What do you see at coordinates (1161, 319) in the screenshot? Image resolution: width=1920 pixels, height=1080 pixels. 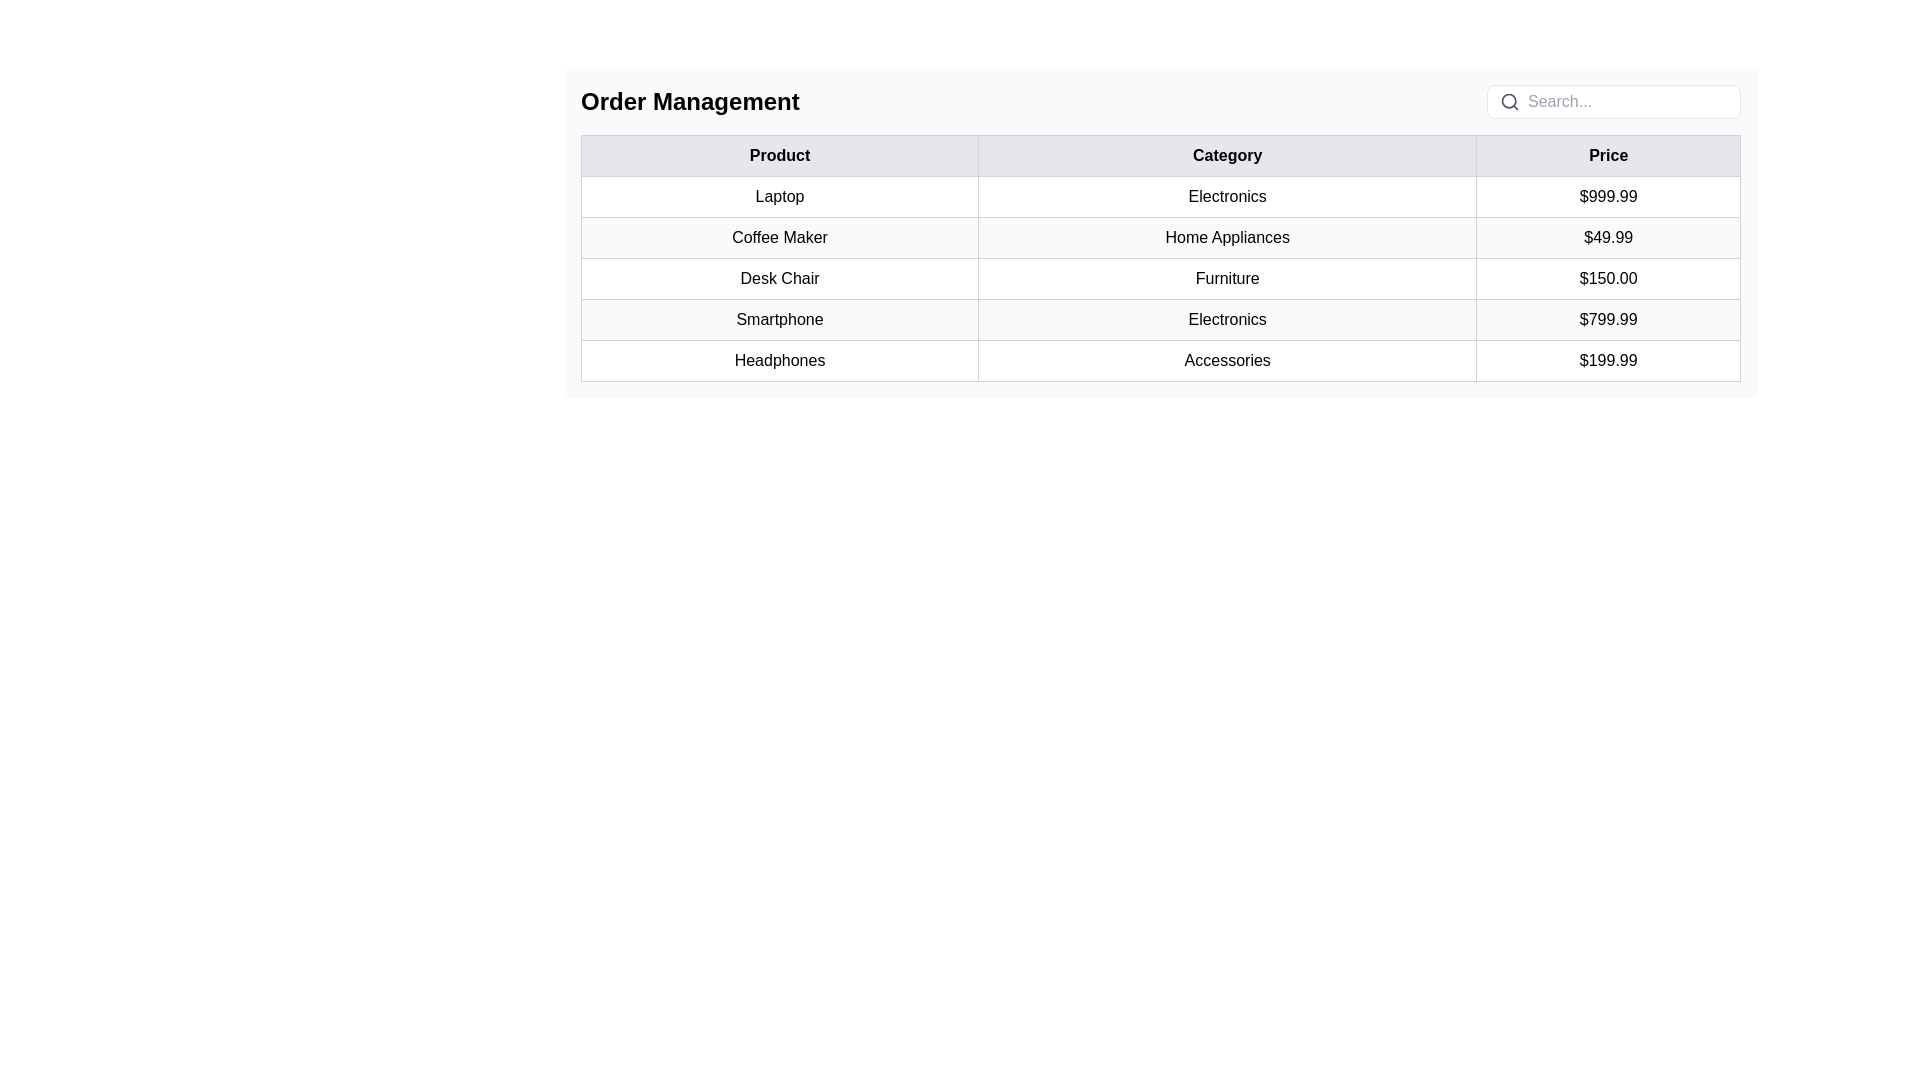 I see `the fifth row of the table containing the columns 'Product', 'Category', and 'Price', which displays 'Smartphone', 'Electronics', and '$799.99'` at bounding box center [1161, 319].